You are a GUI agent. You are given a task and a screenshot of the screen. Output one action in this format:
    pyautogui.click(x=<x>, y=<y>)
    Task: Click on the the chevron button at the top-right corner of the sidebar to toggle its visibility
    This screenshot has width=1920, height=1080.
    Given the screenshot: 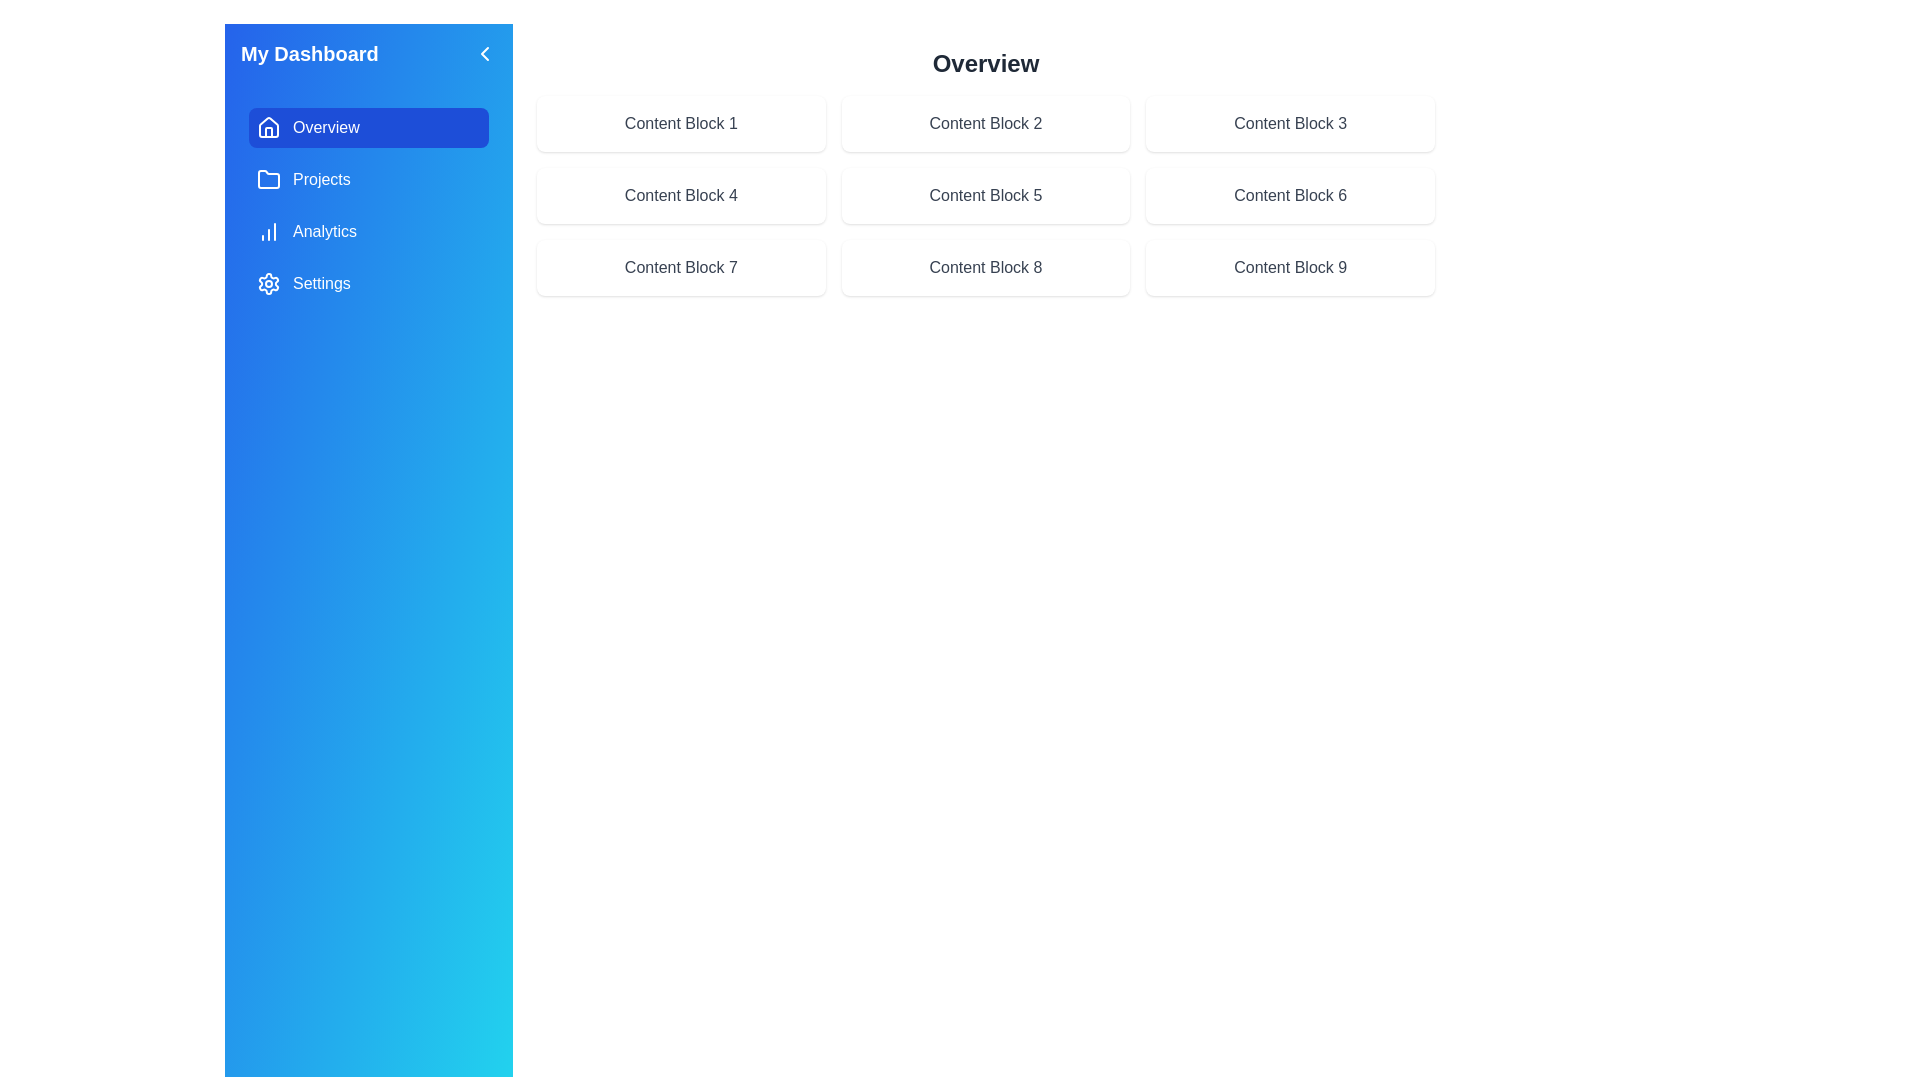 What is the action you would take?
    pyautogui.click(x=484, y=53)
    